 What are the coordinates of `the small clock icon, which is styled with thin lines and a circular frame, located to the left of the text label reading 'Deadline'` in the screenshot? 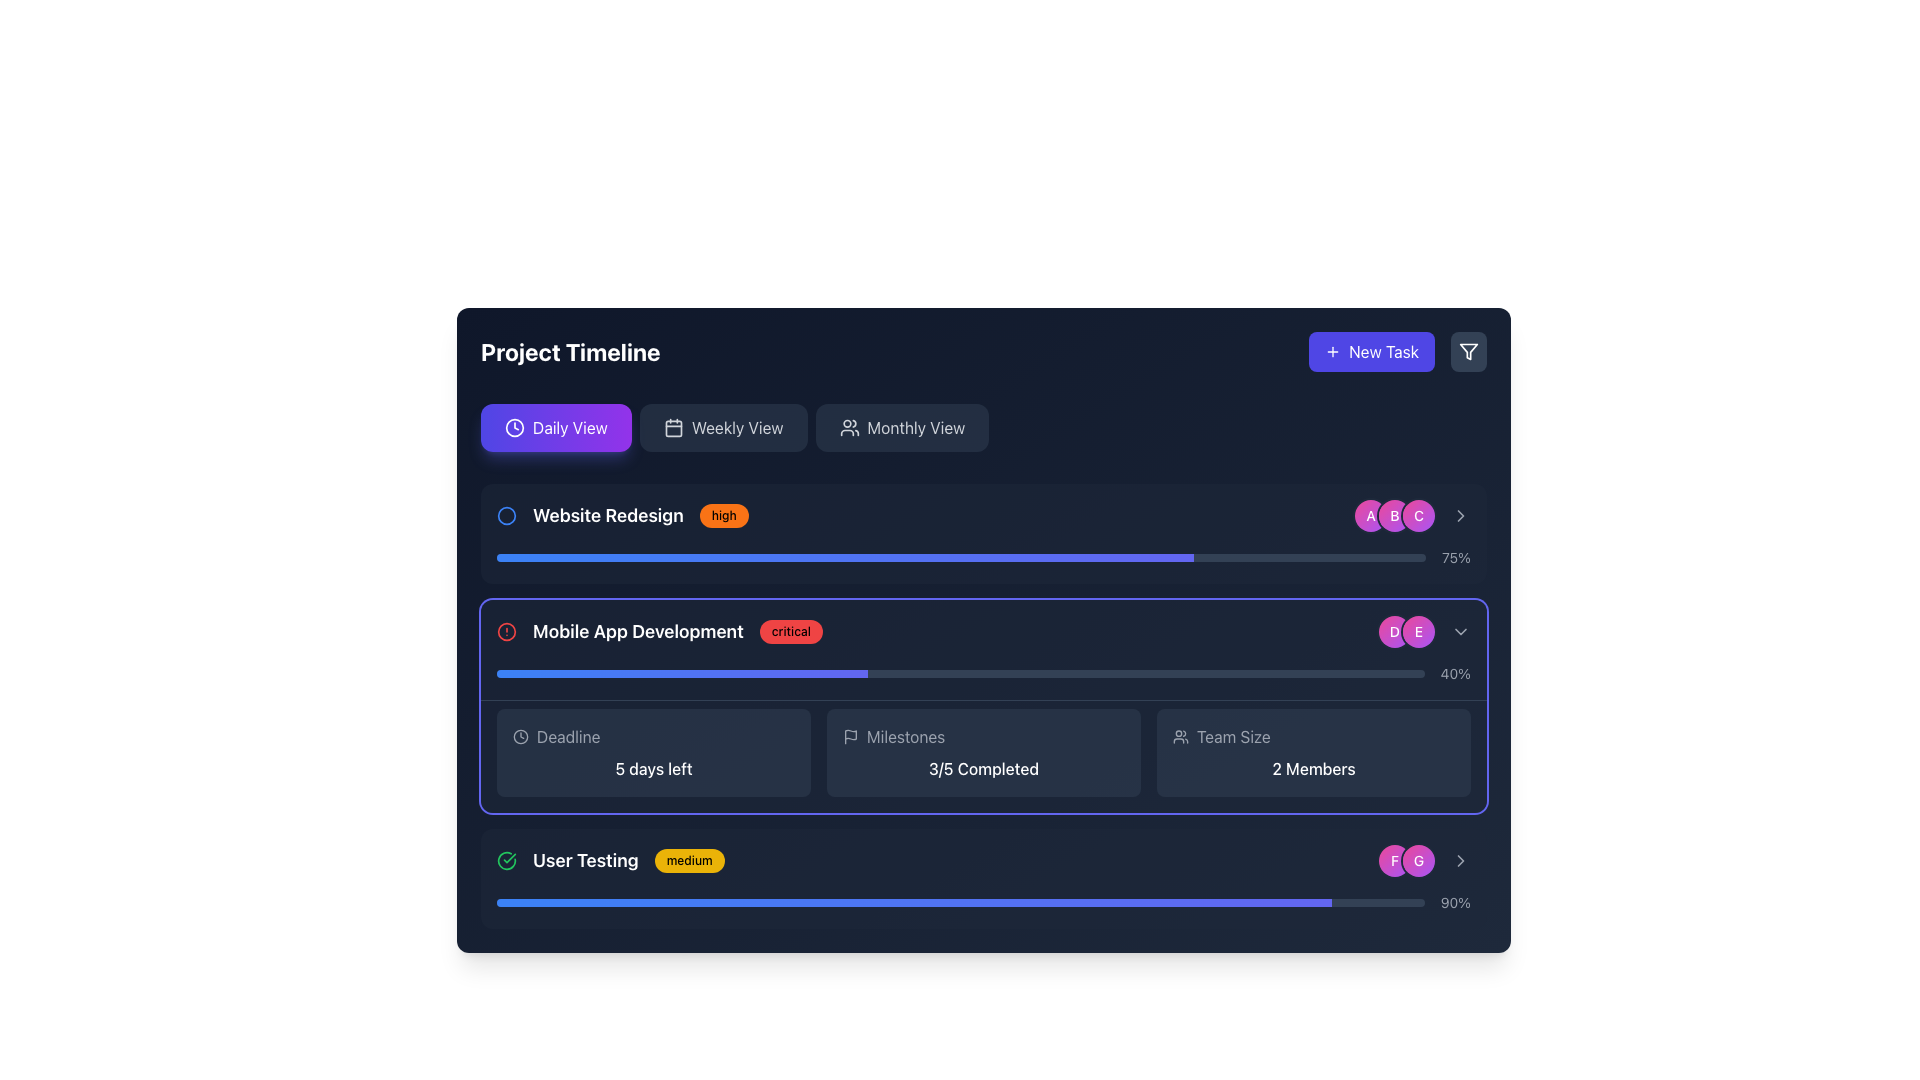 It's located at (521, 736).